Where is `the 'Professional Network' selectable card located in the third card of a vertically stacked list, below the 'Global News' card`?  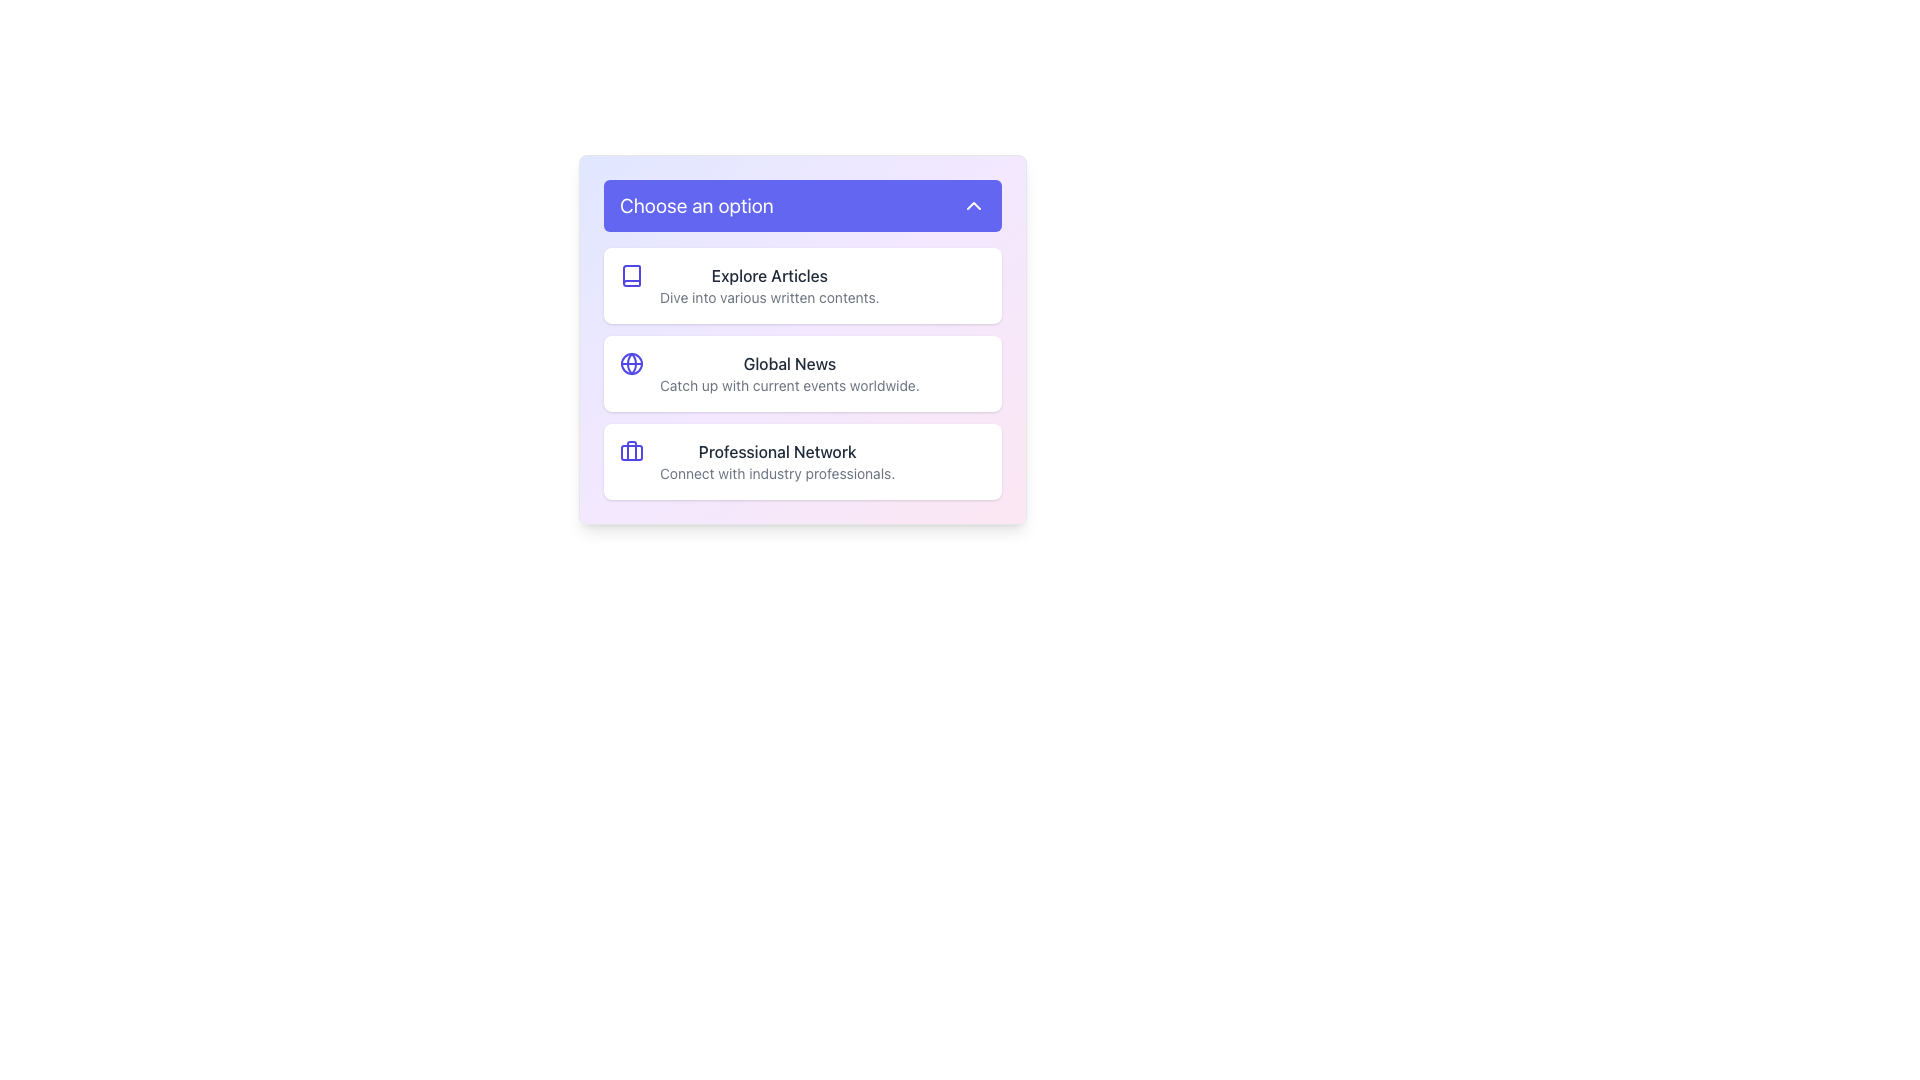
the 'Professional Network' selectable card located in the third card of a vertically stacked list, below the 'Global News' card is located at coordinates (776, 462).